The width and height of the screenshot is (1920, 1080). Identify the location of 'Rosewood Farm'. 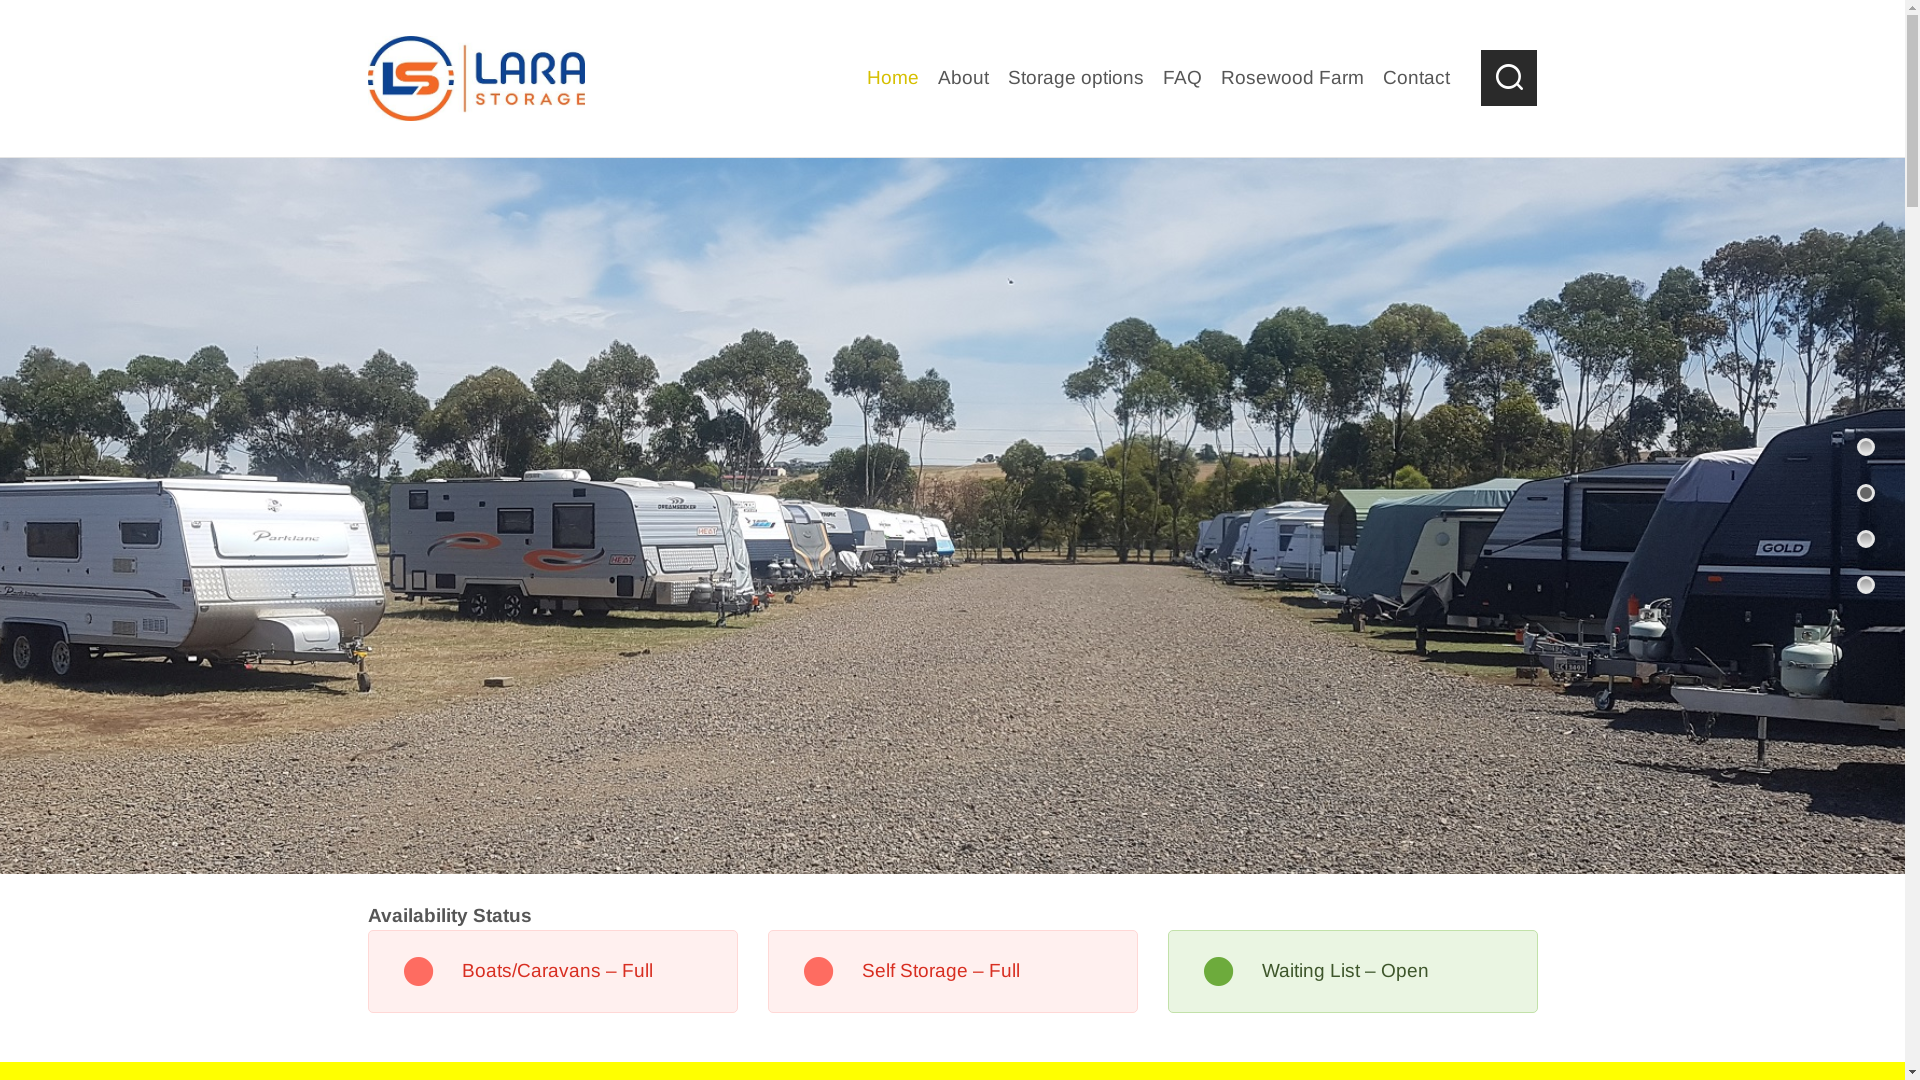
(1292, 77).